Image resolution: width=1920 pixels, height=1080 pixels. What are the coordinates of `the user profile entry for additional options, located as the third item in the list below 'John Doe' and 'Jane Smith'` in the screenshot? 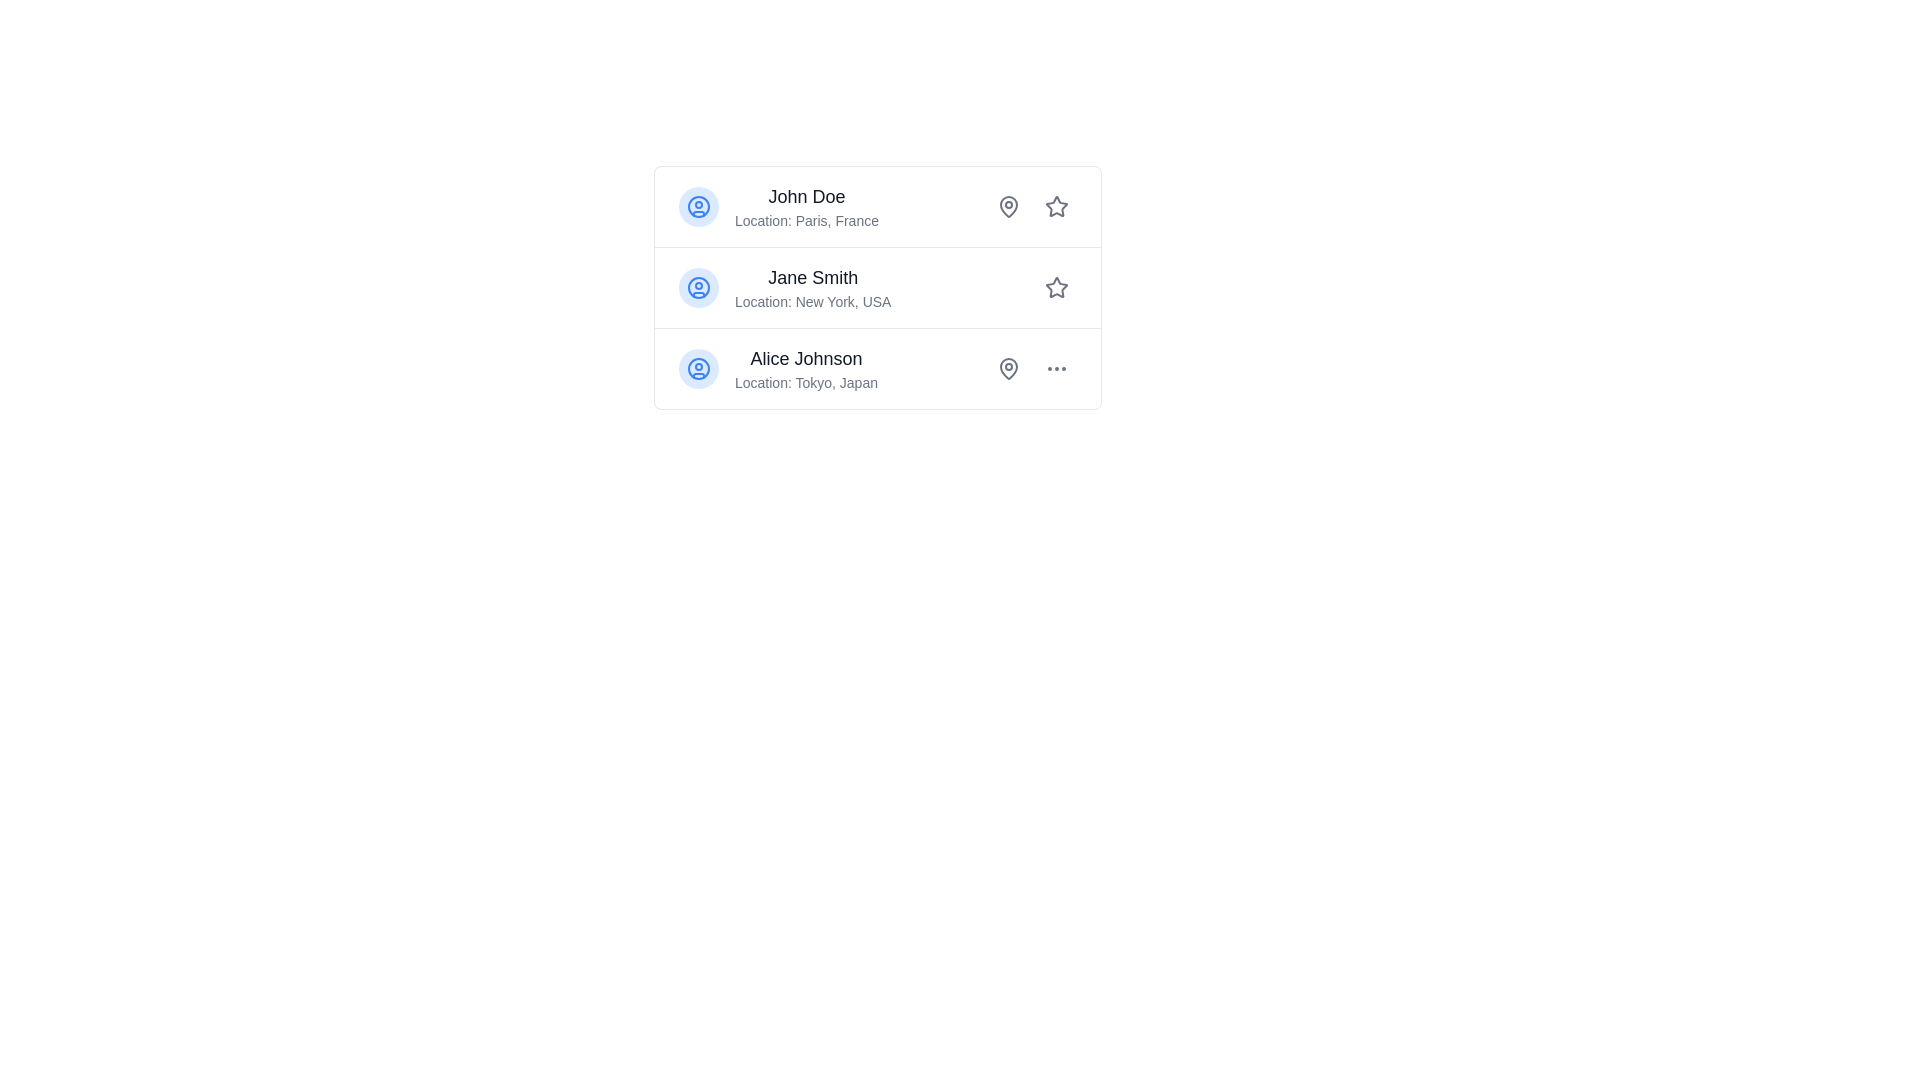 It's located at (878, 368).